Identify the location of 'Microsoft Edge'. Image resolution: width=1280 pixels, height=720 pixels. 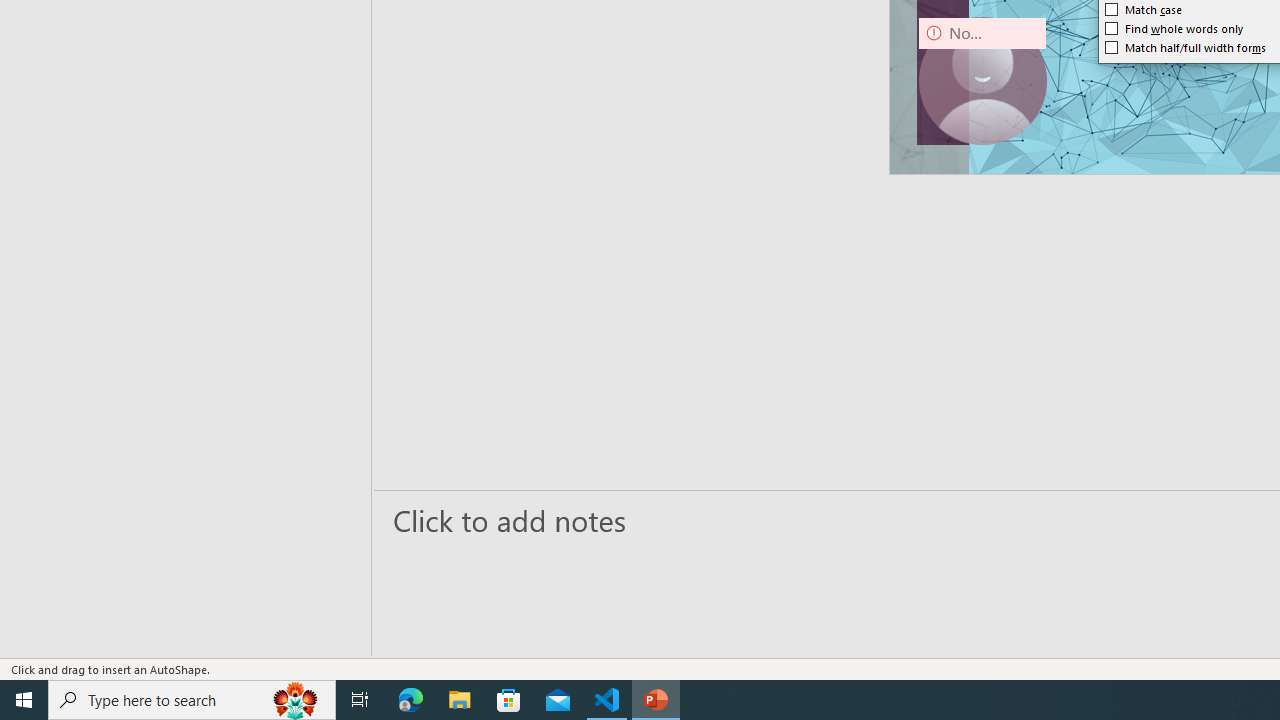
(410, 698).